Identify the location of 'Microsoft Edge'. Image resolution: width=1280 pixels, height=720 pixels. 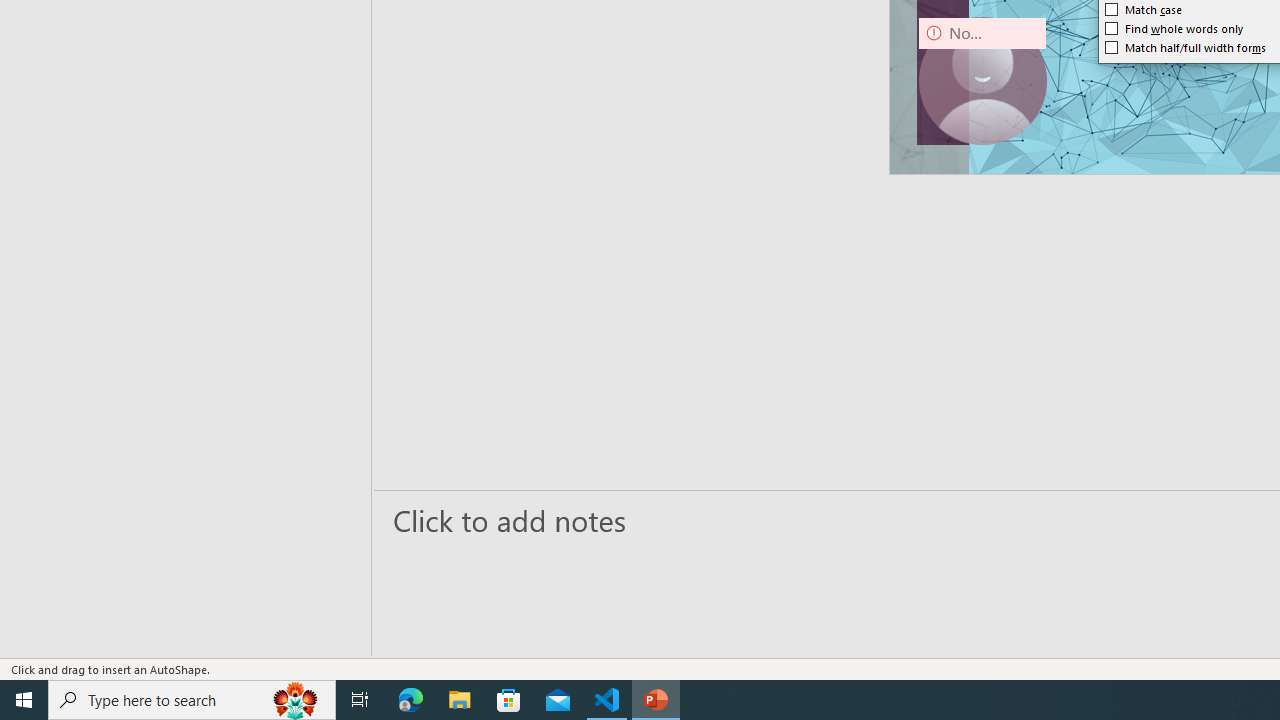
(410, 698).